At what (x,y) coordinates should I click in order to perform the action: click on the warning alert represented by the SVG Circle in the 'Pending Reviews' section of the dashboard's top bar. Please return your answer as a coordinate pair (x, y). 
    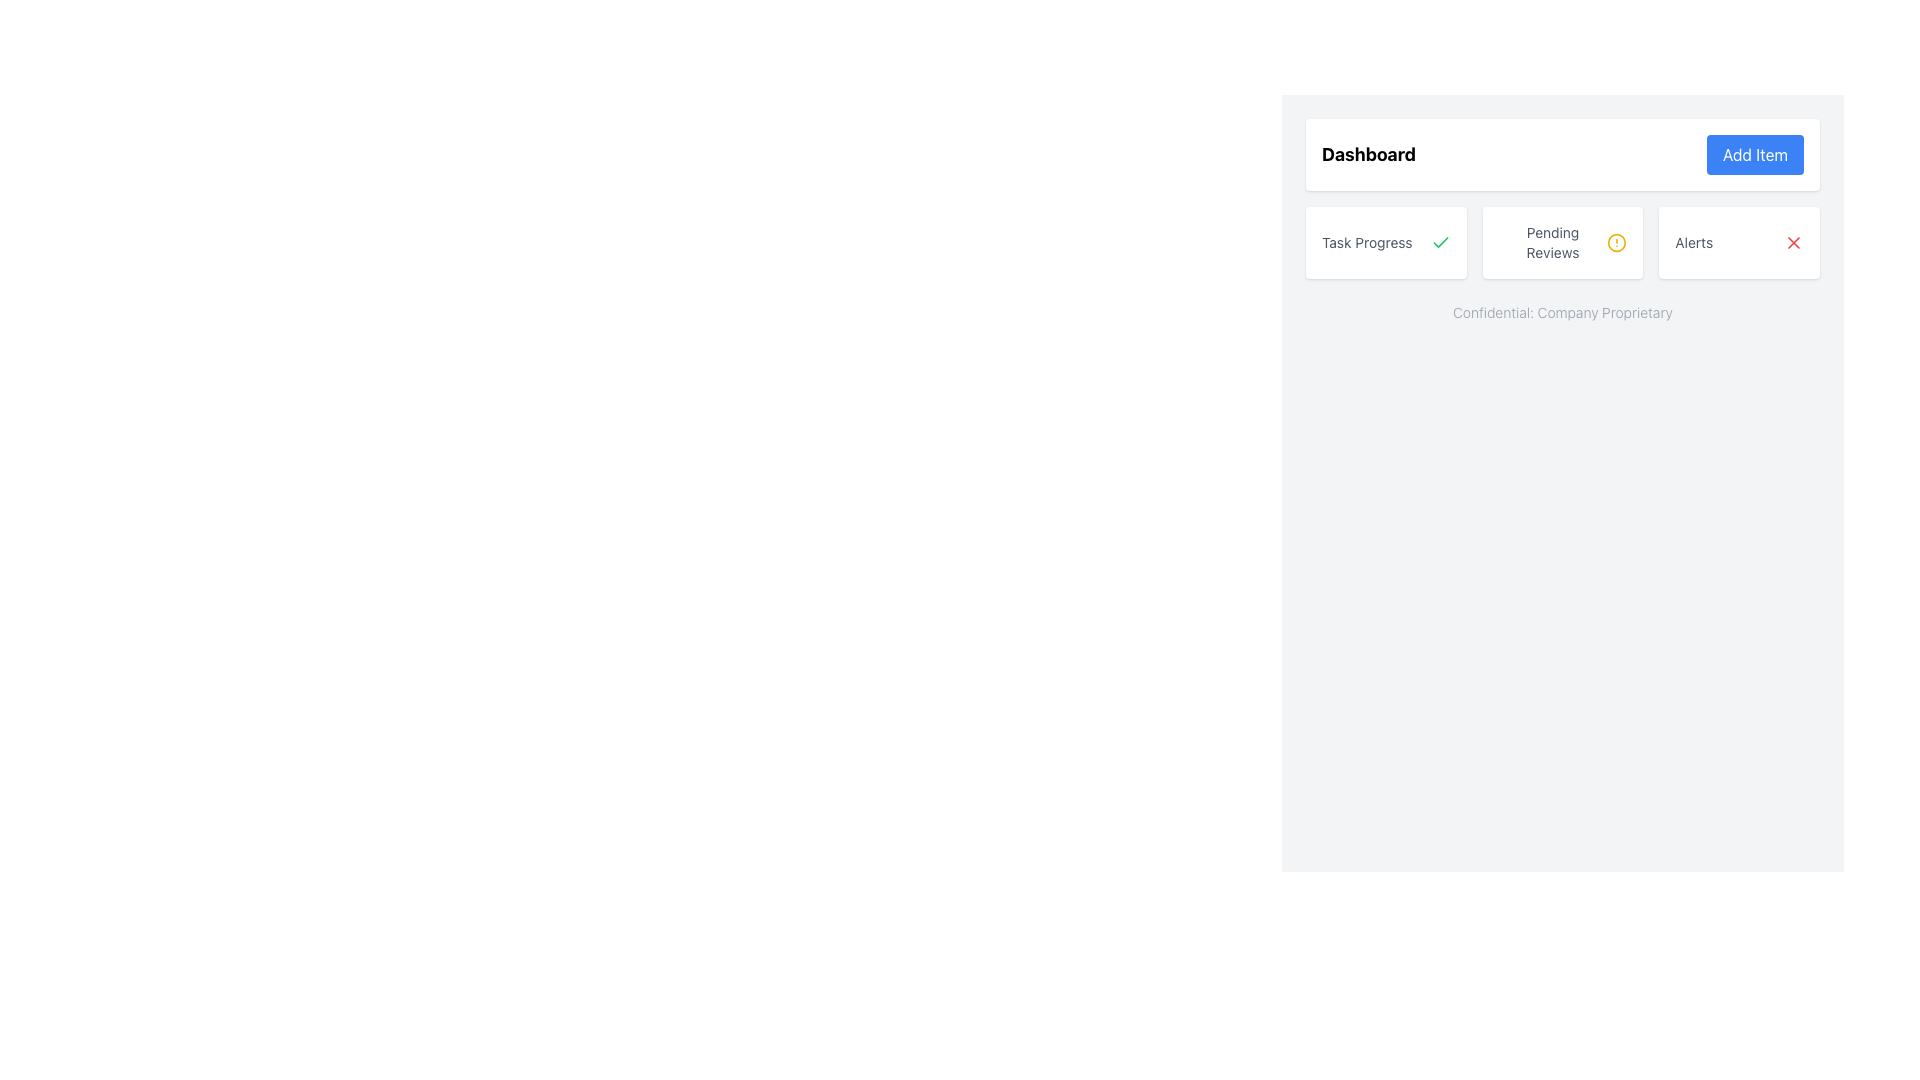
    Looking at the image, I should click on (1617, 242).